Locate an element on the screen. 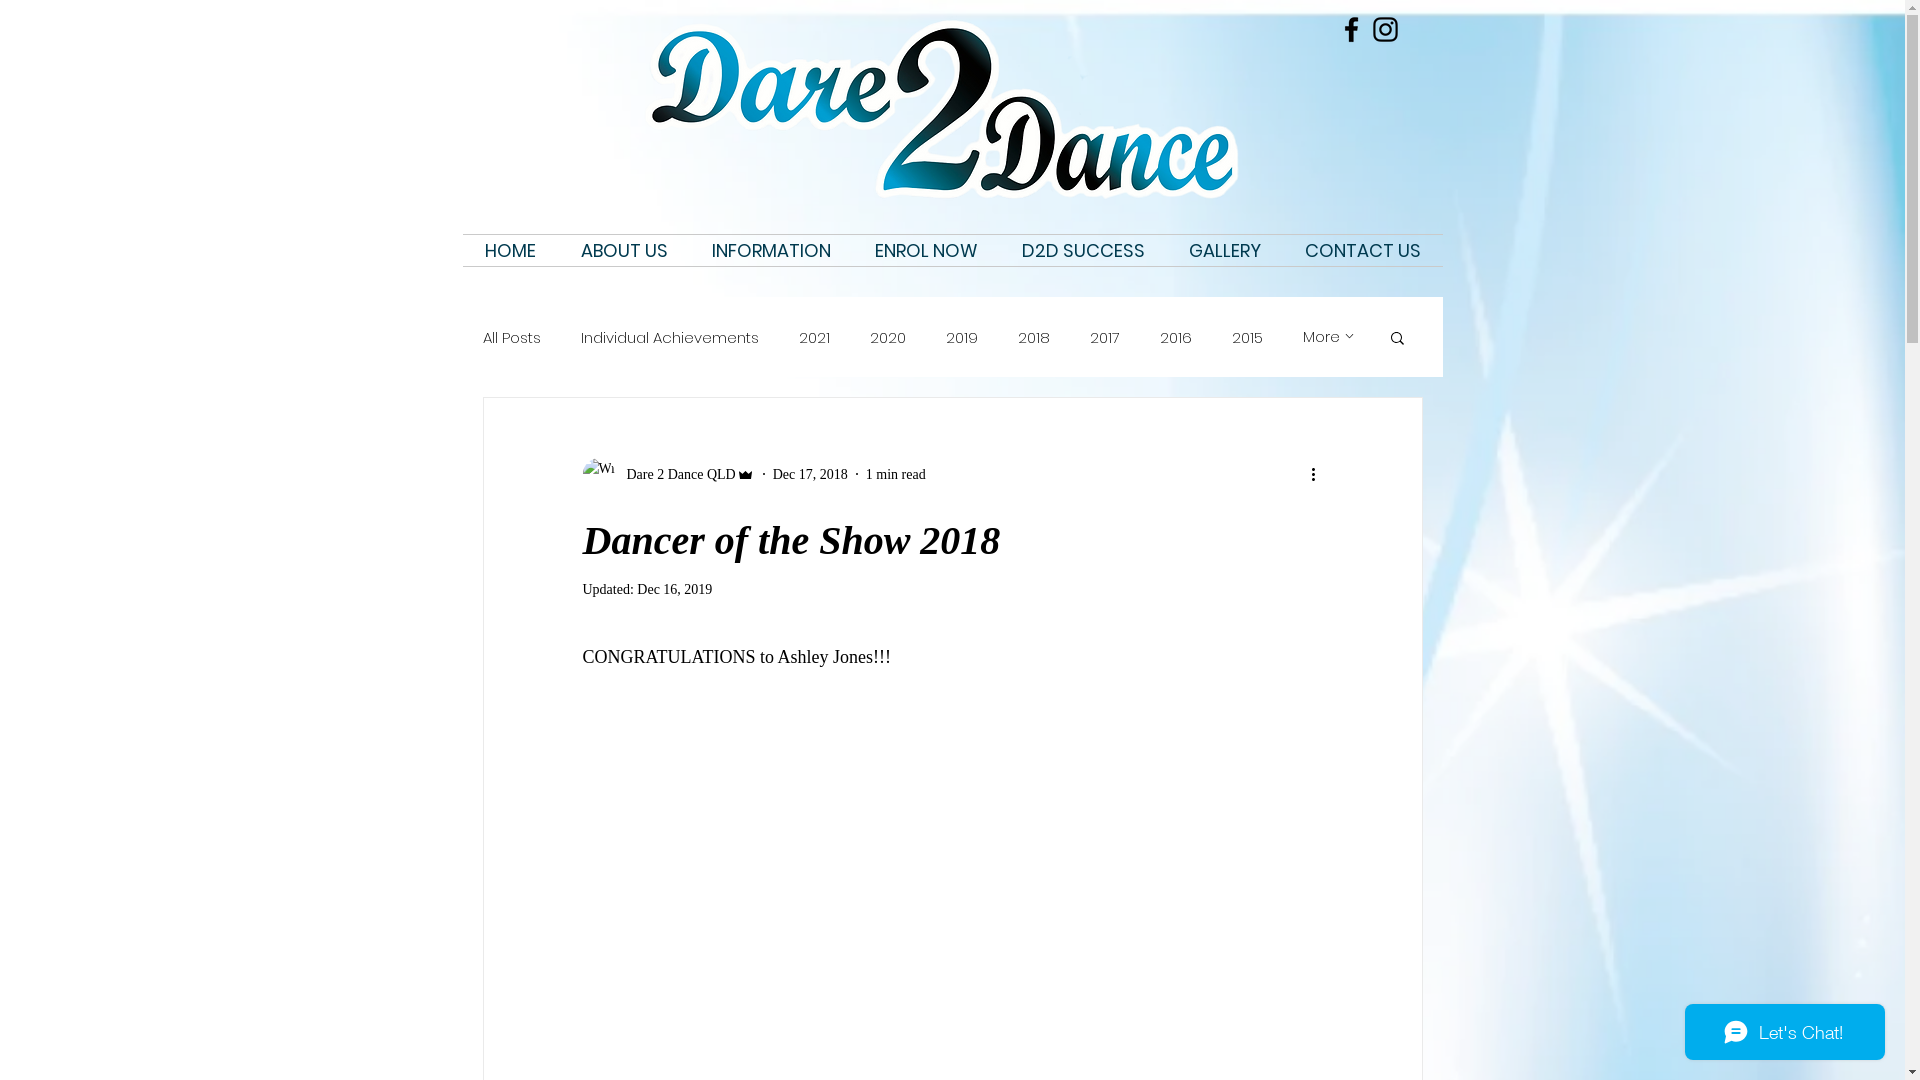 This screenshot has height=1080, width=1920. 'HOME' is located at coordinates (509, 249).